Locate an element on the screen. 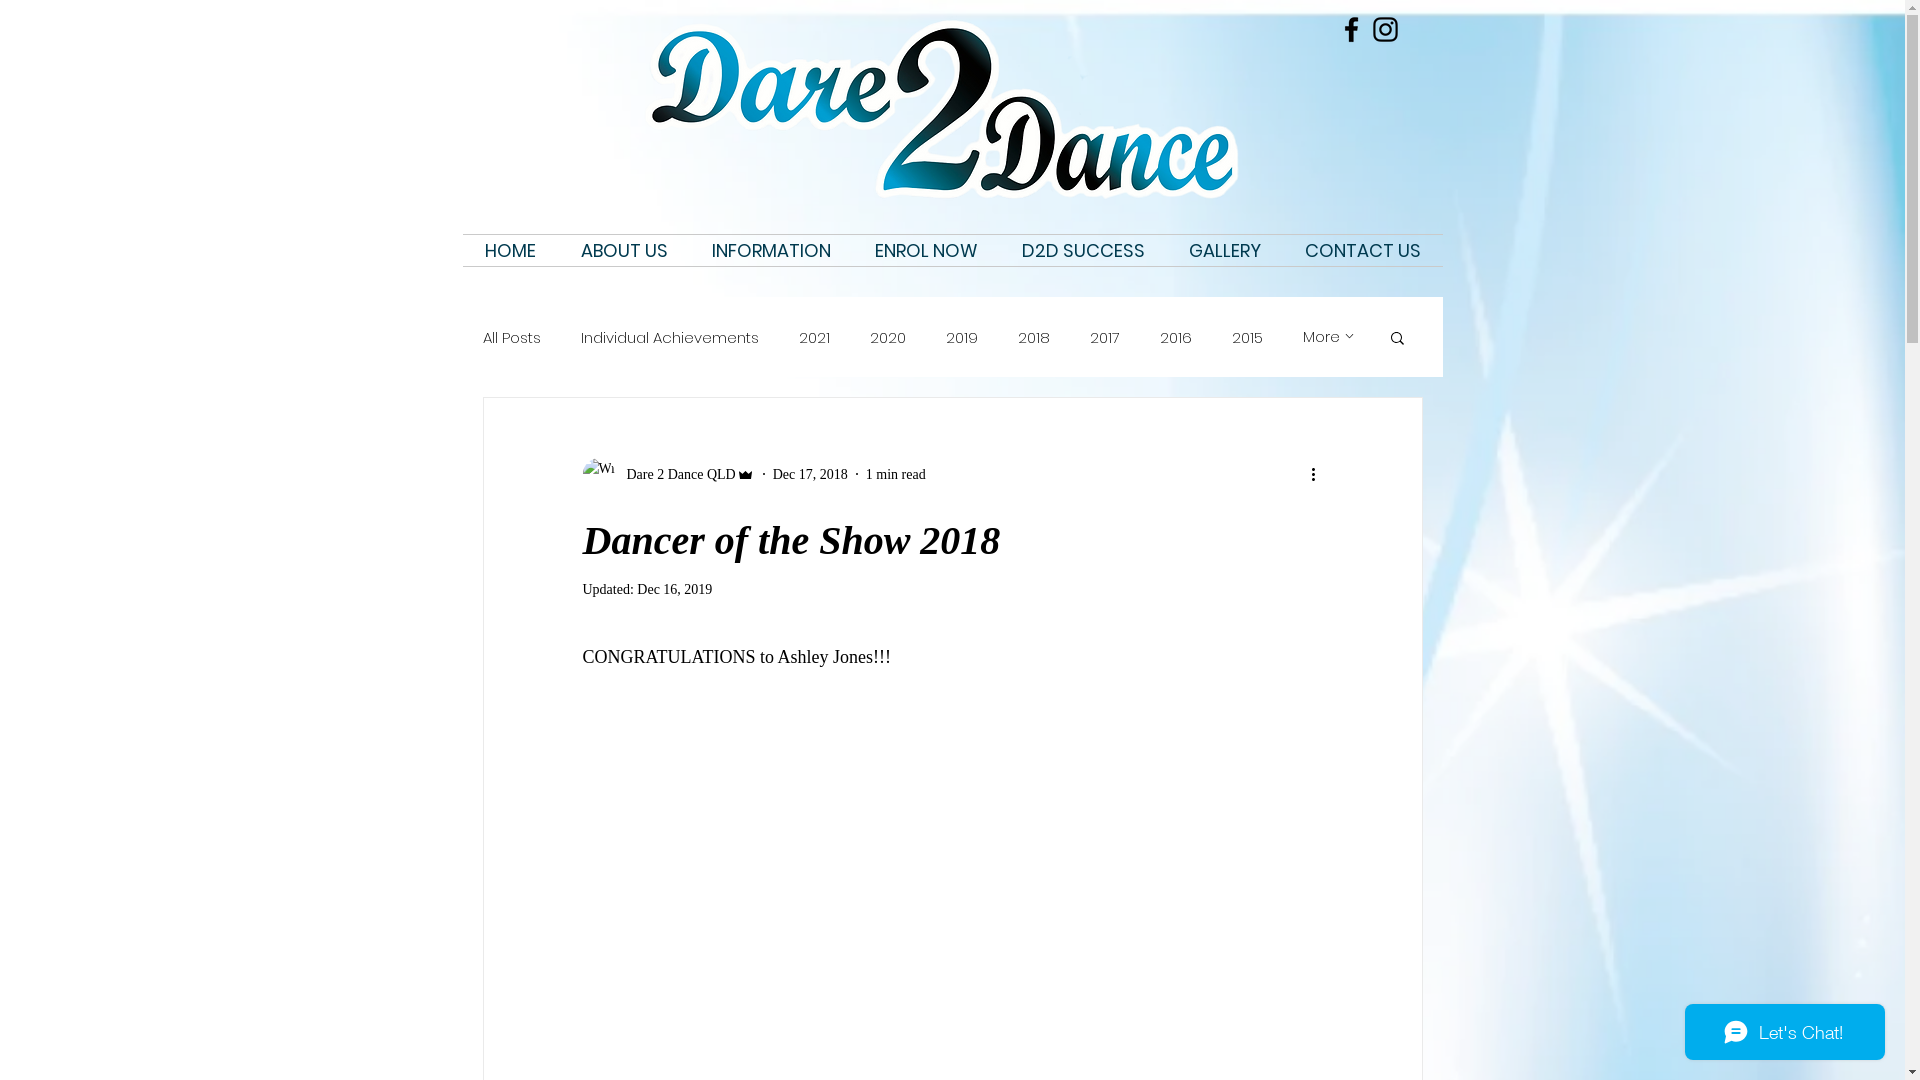 This screenshot has height=1080, width=1920. 'HOME' is located at coordinates (509, 249).